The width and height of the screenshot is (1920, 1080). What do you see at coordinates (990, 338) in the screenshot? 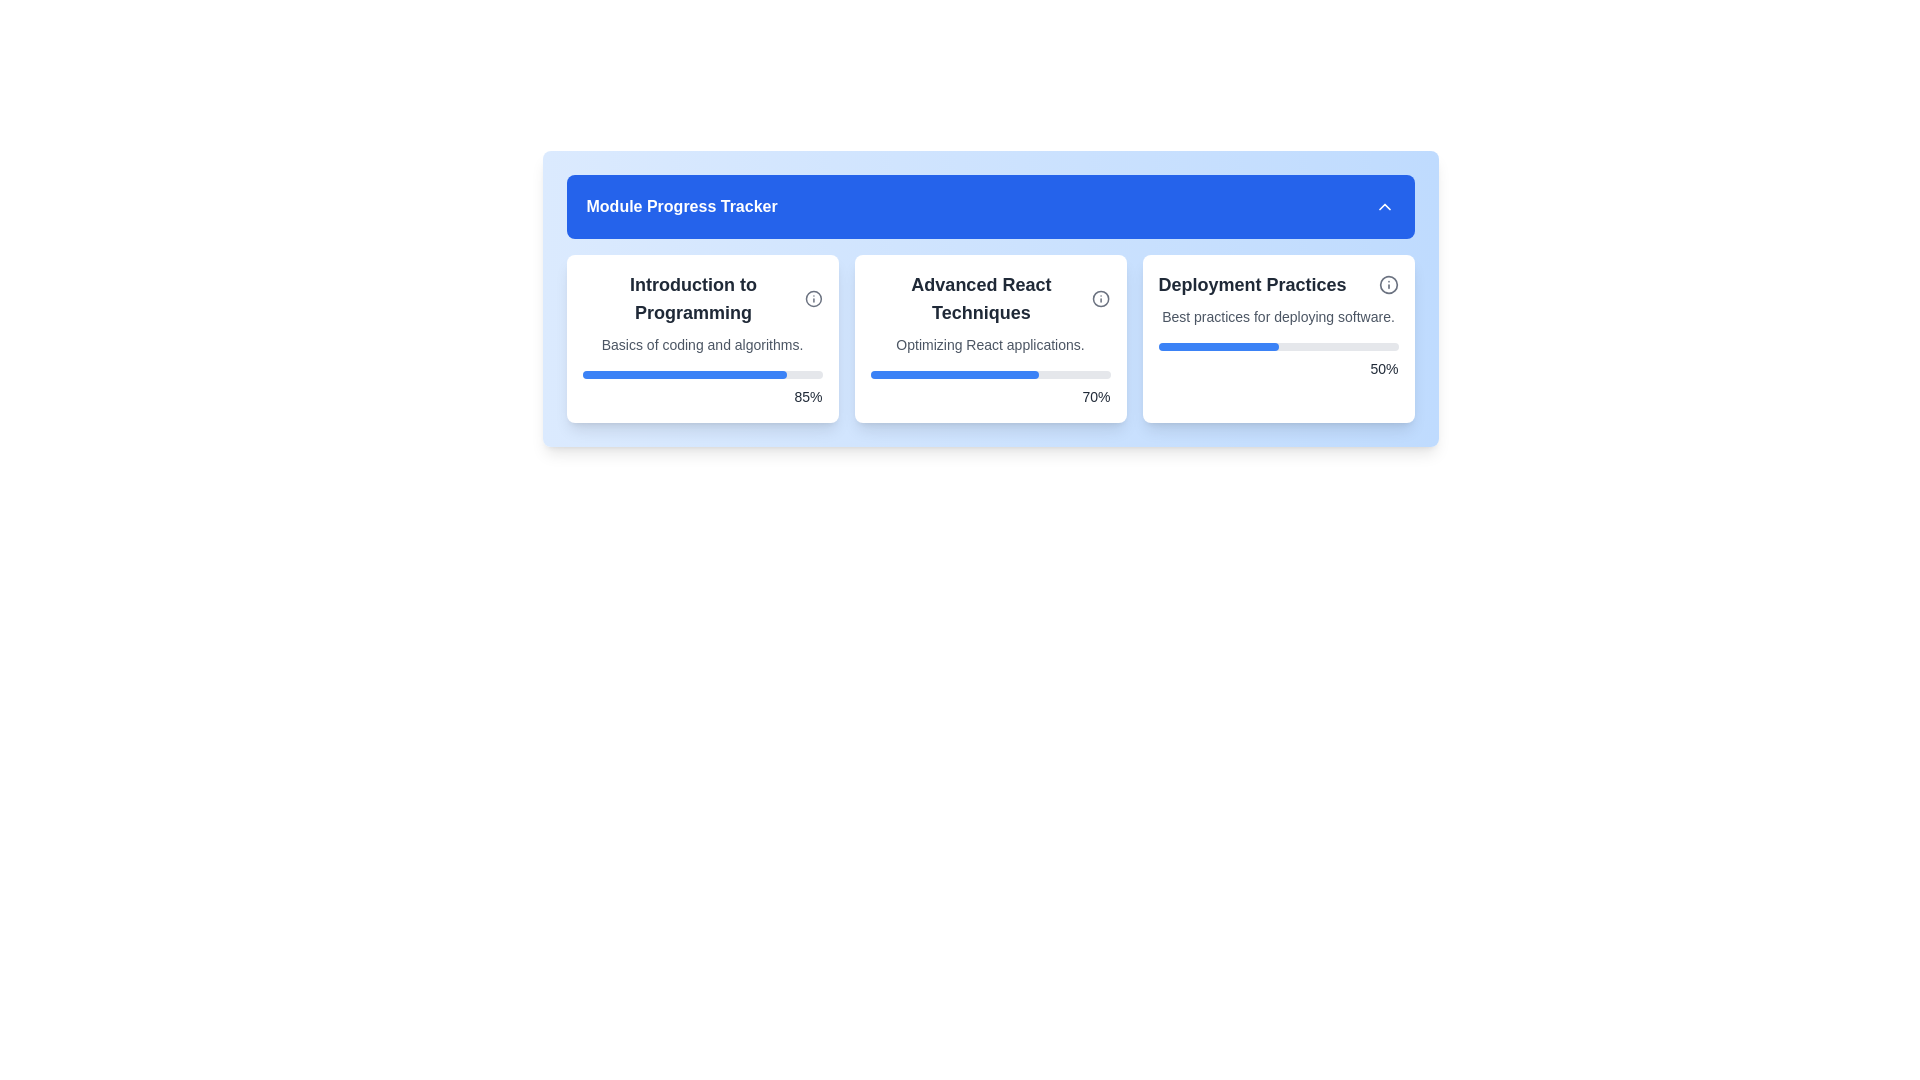
I see `the Card in the center of the module progress tracker section` at bounding box center [990, 338].